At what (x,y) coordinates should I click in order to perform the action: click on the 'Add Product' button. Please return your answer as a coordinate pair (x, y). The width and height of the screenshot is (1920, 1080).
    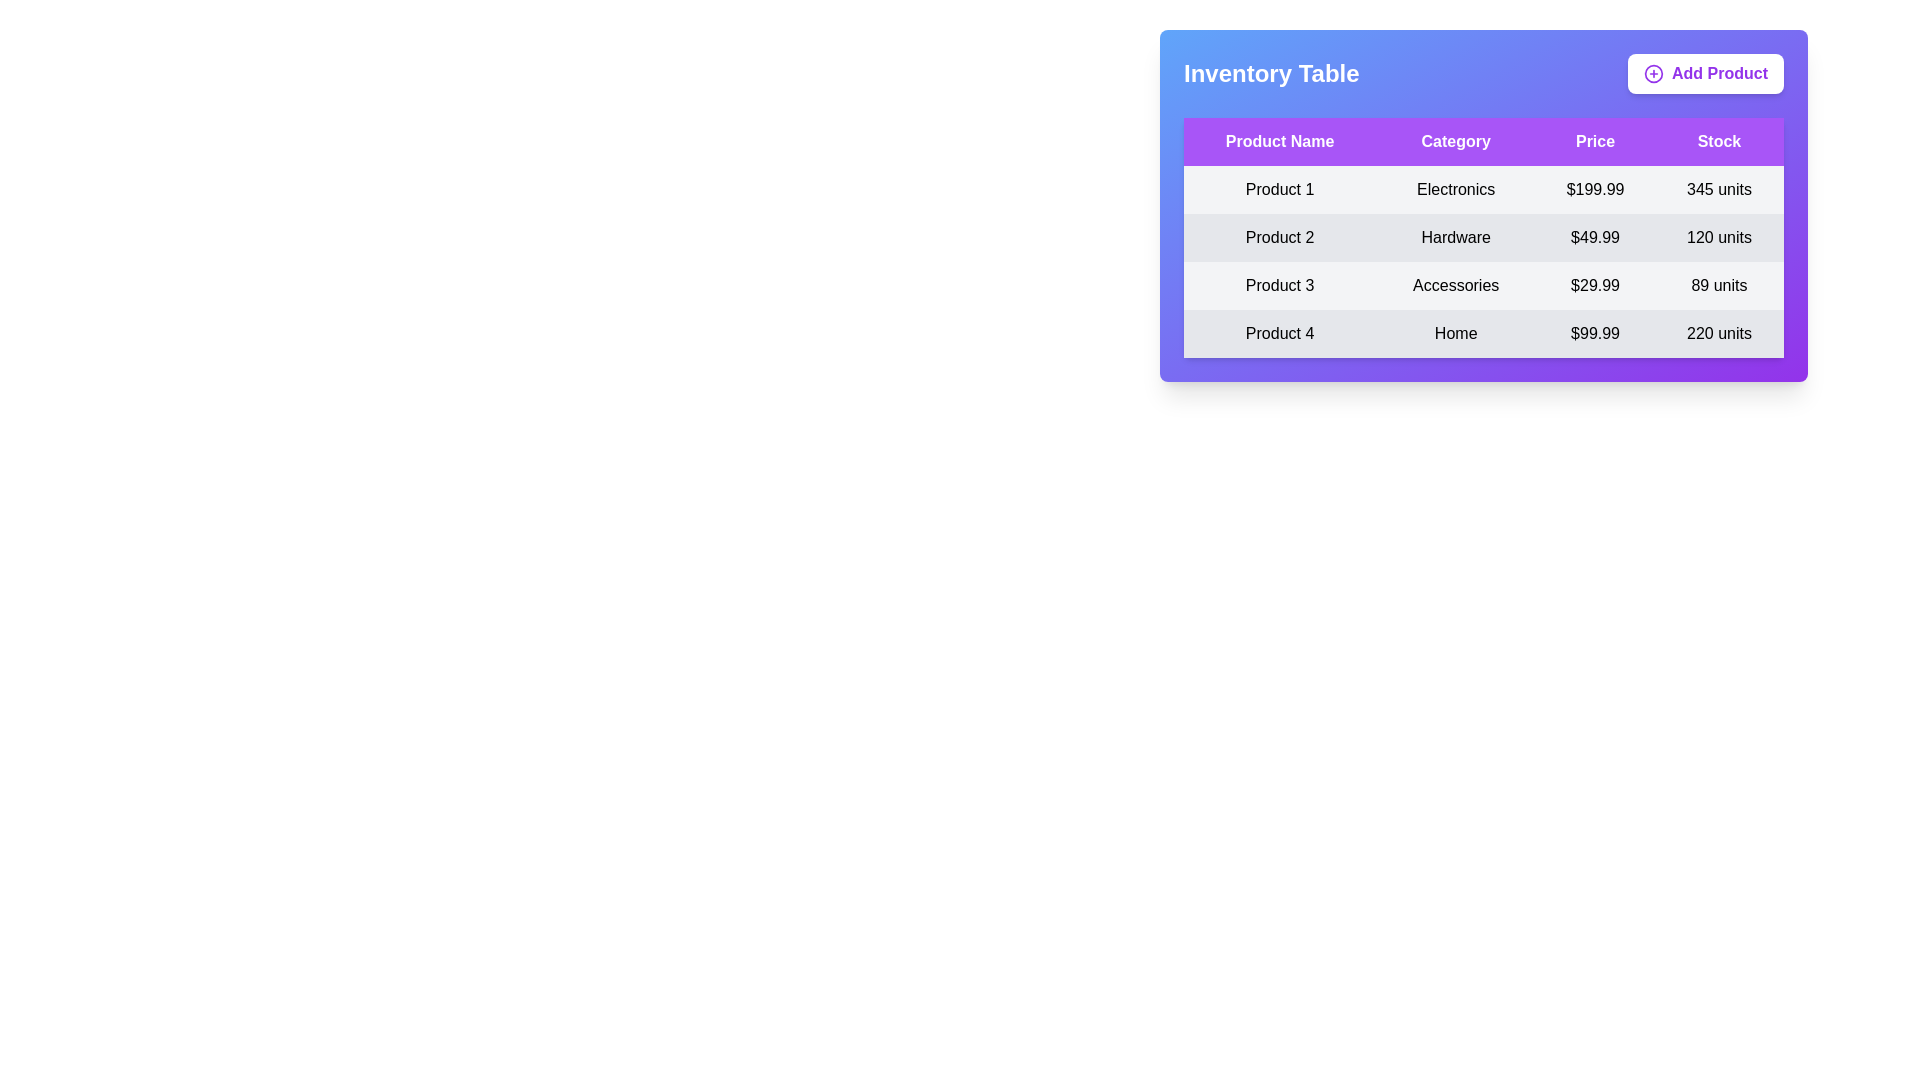
    Looking at the image, I should click on (1704, 72).